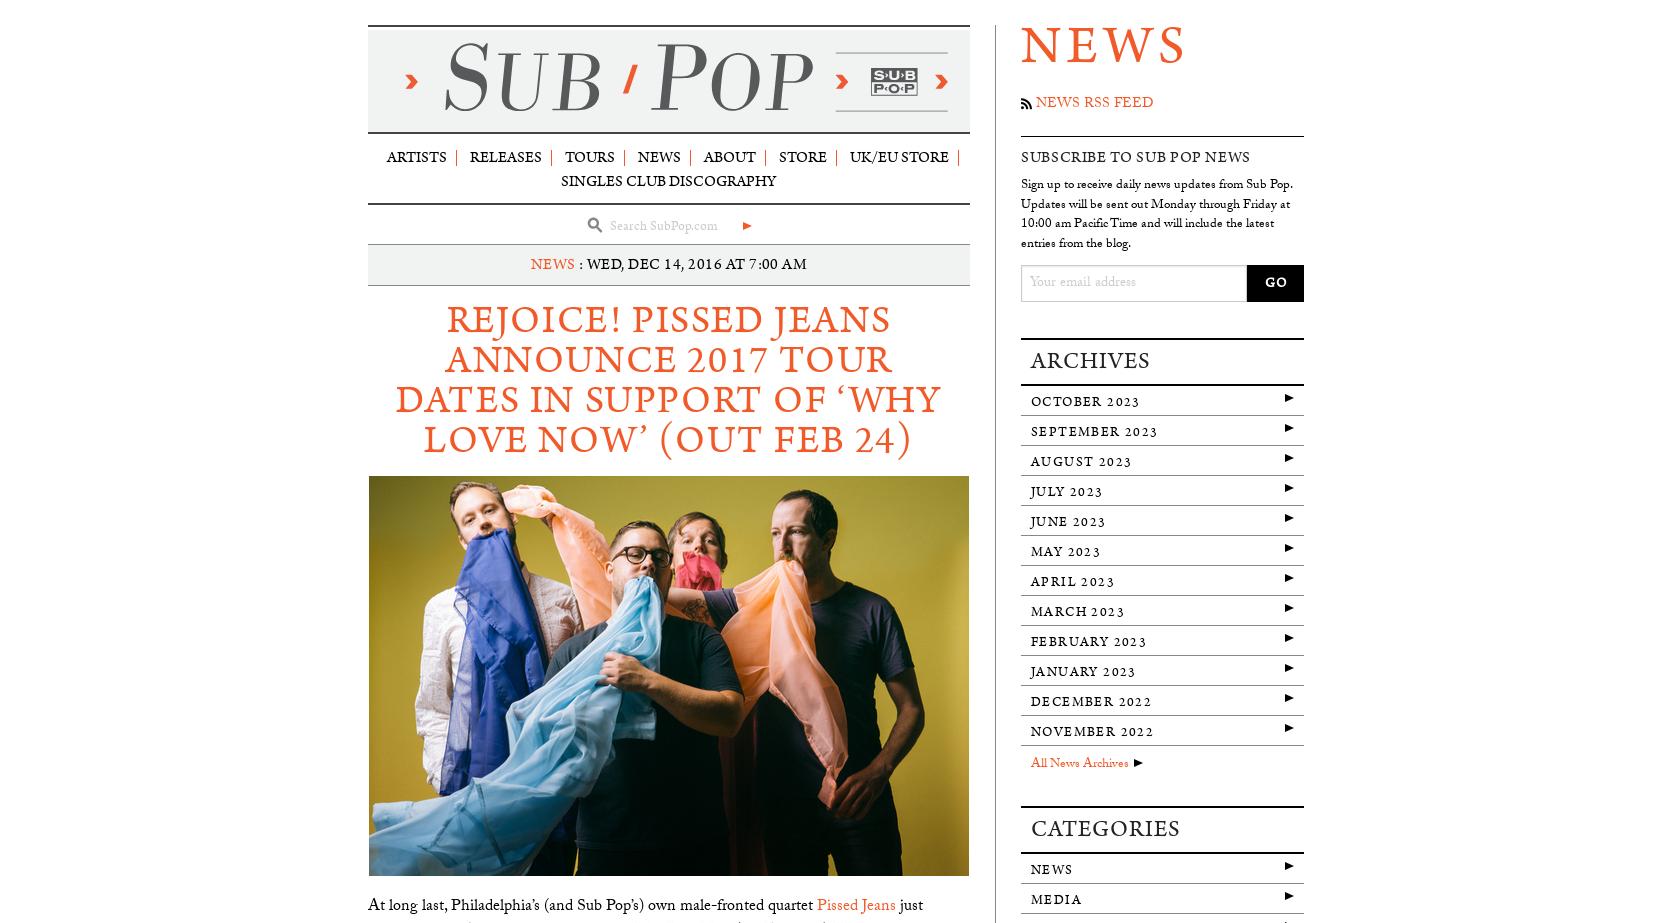 Image resolution: width=1672 pixels, height=923 pixels. I want to click on 'Rejoice! Pissed Jeans Announce 2017 Tour Dates In Support of ‘Why Love Now’ (out Feb 24)', so click(668, 379).